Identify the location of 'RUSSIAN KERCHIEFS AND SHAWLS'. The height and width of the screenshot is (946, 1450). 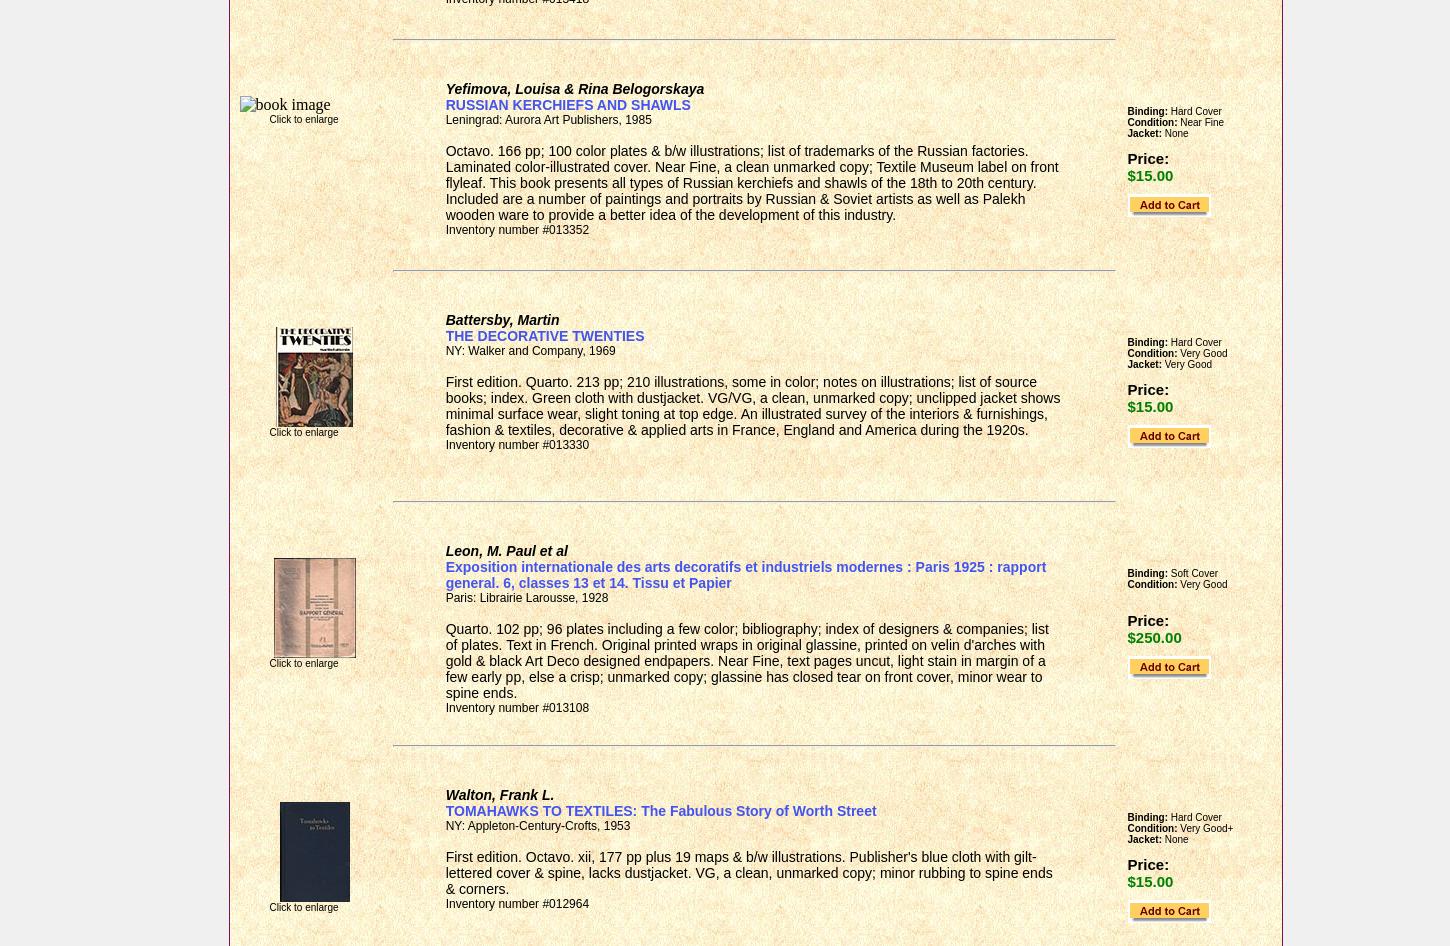
(567, 104).